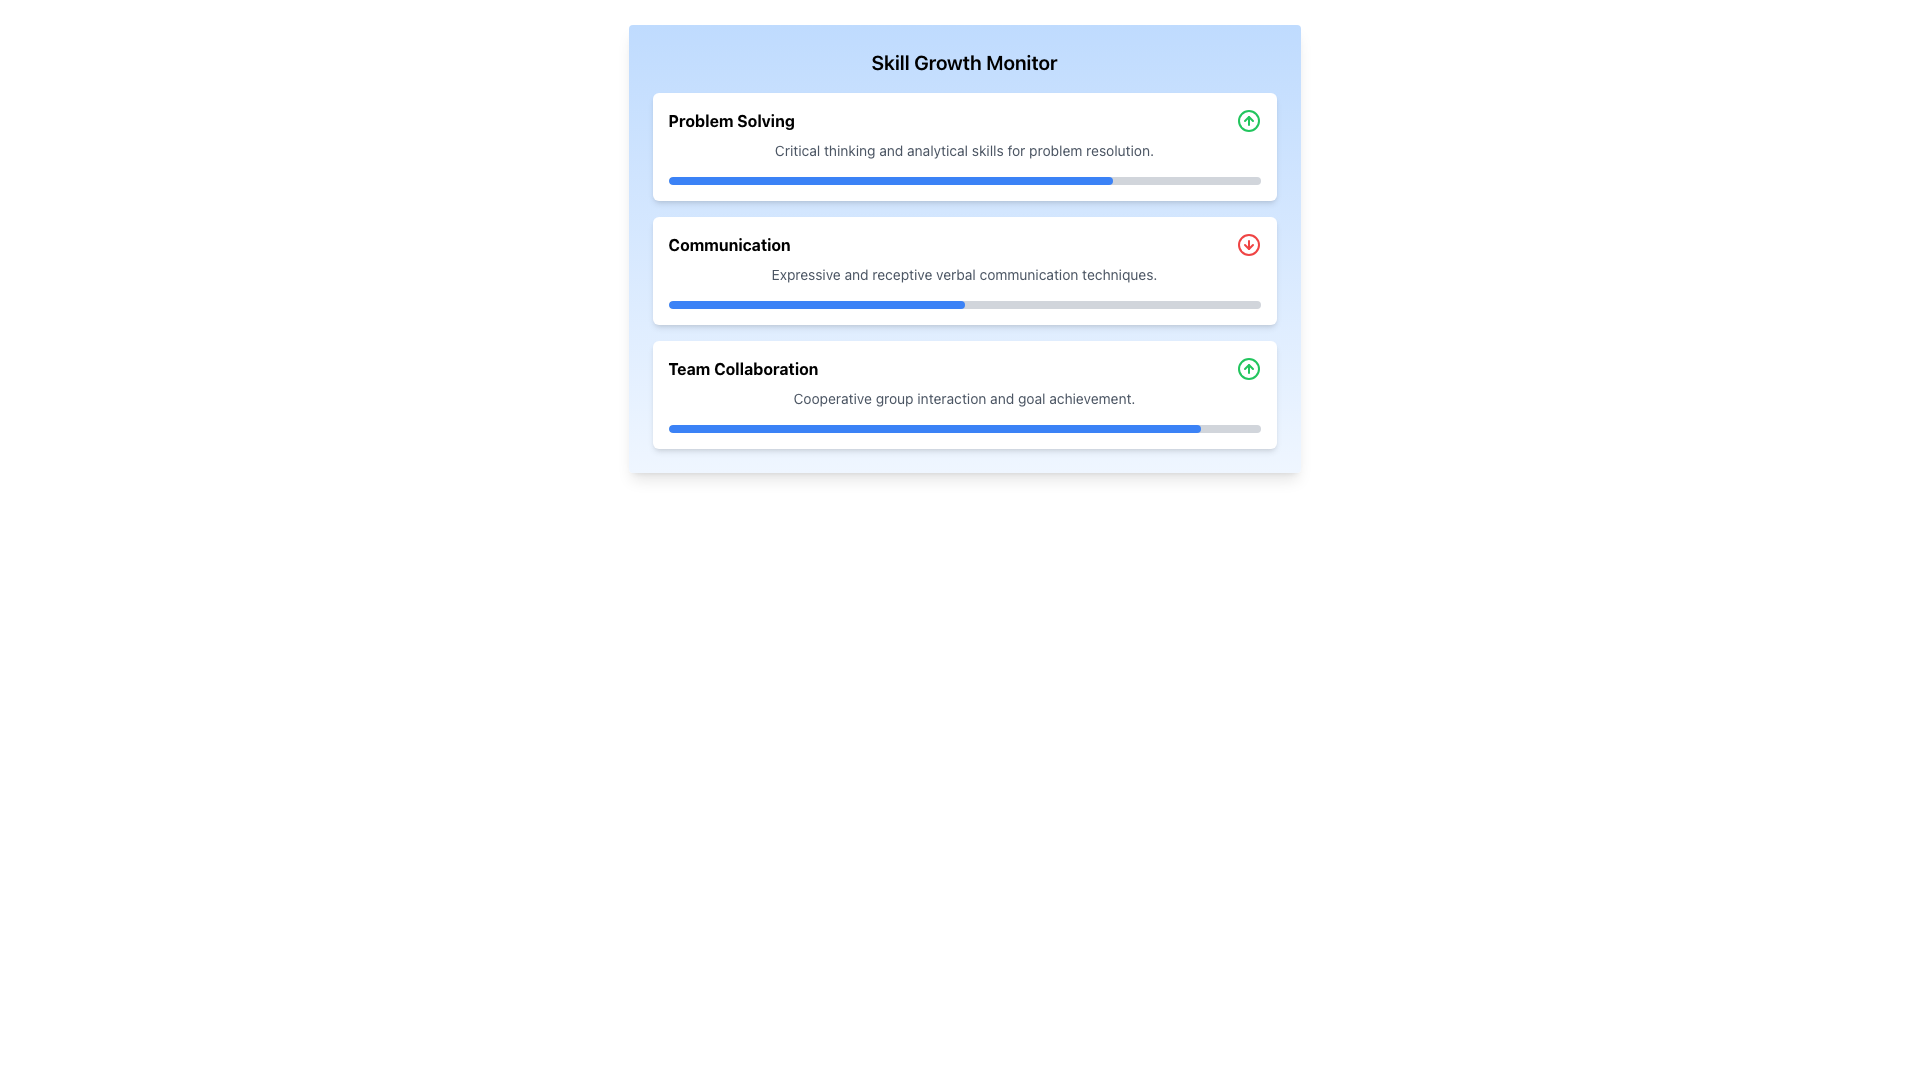 This screenshot has height=1080, width=1920. Describe the element at coordinates (964, 149) in the screenshot. I see `the text label that reads 'Critical thinking and analytical skills for problem resolution.' positioned under the header 'Problem Solving'` at that location.